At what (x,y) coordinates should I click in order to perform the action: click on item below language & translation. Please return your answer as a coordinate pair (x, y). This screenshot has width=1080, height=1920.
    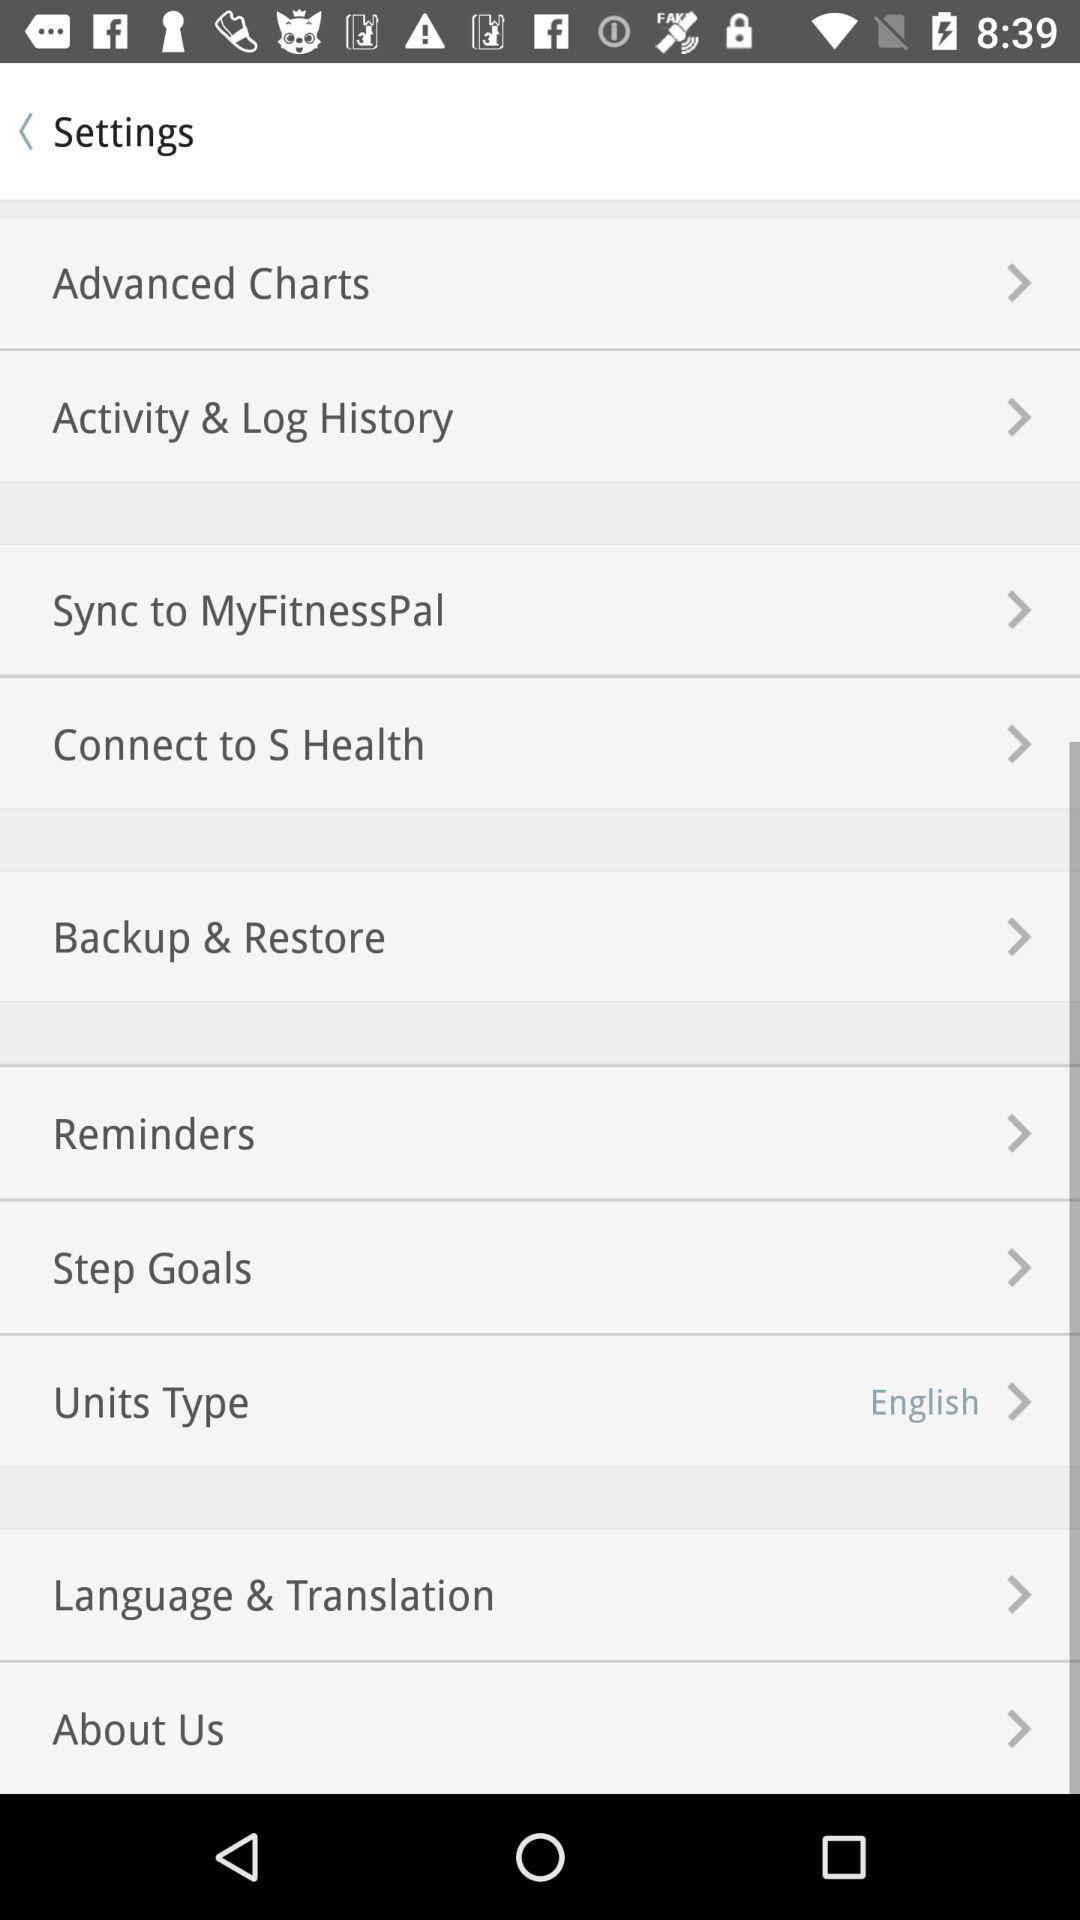
    Looking at the image, I should click on (112, 1727).